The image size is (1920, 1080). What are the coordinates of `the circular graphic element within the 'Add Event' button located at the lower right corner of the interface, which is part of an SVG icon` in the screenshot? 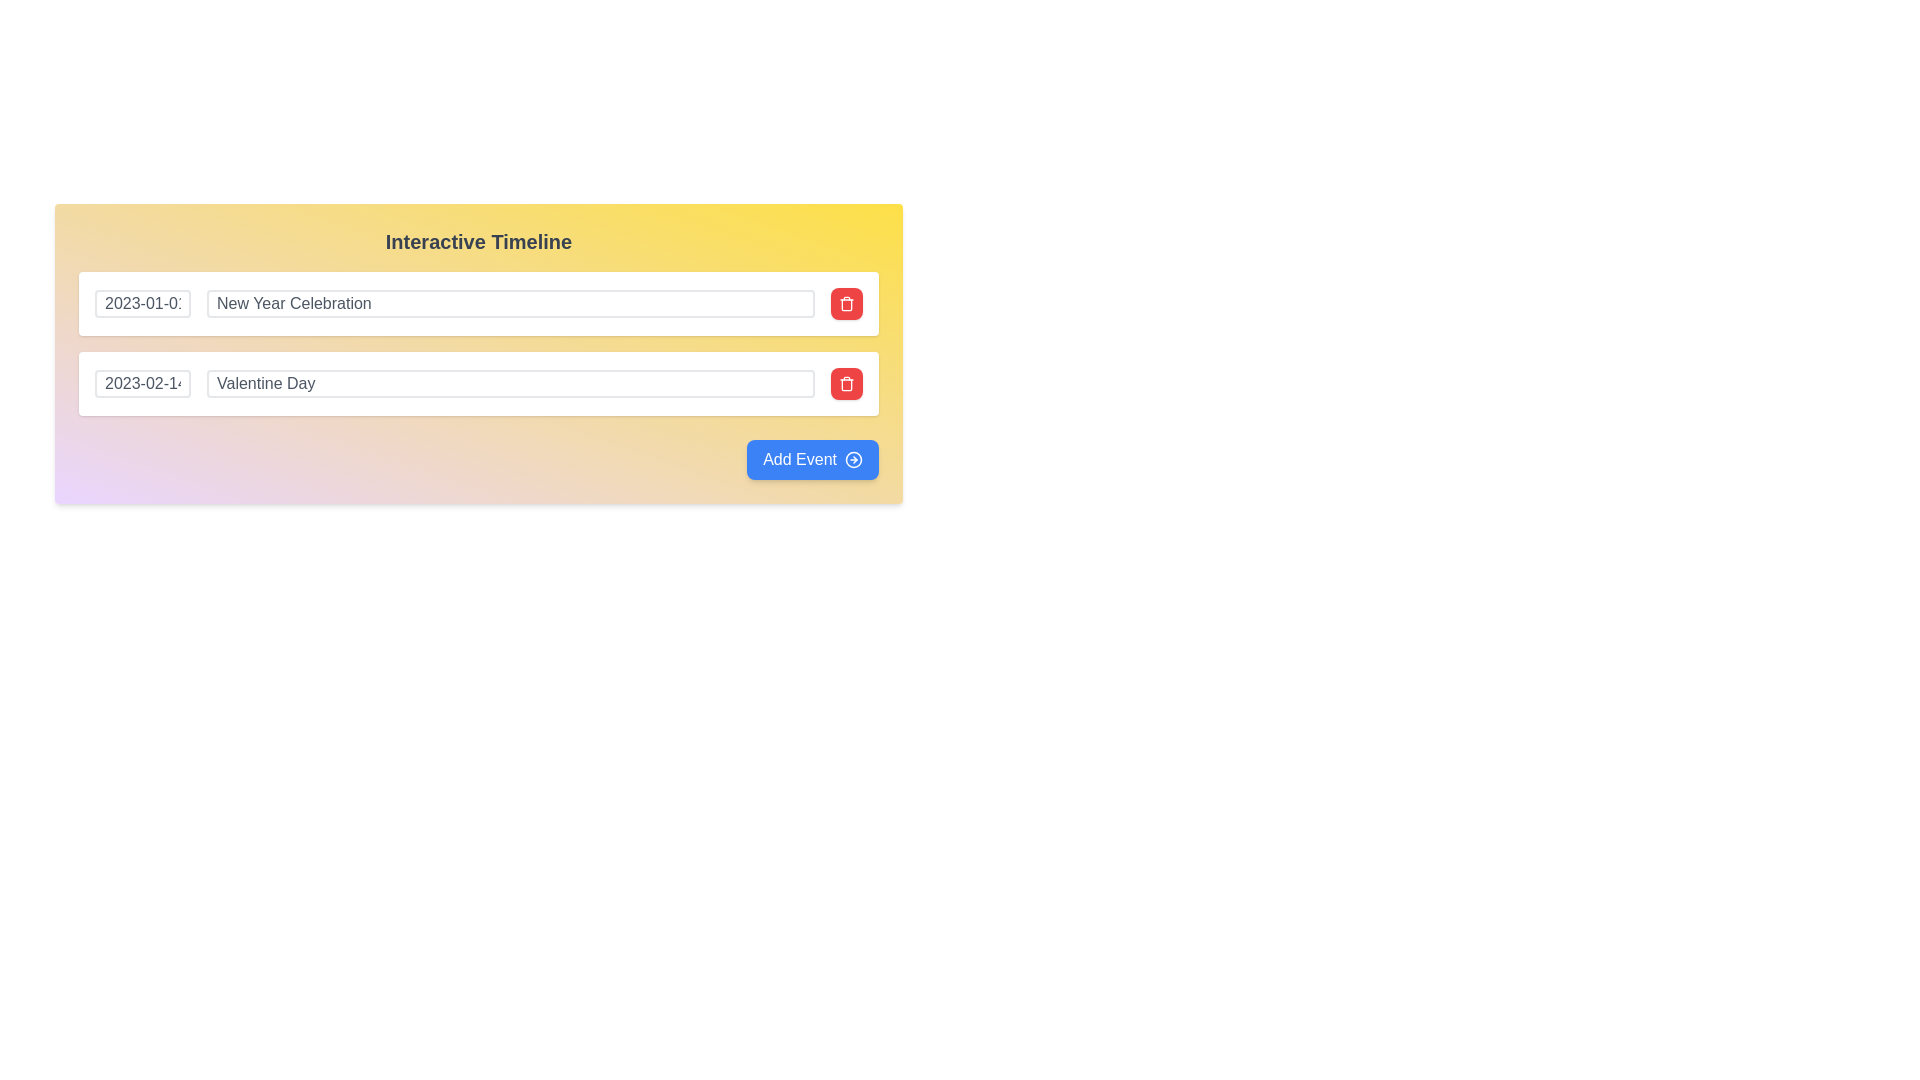 It's located at (854, 459).